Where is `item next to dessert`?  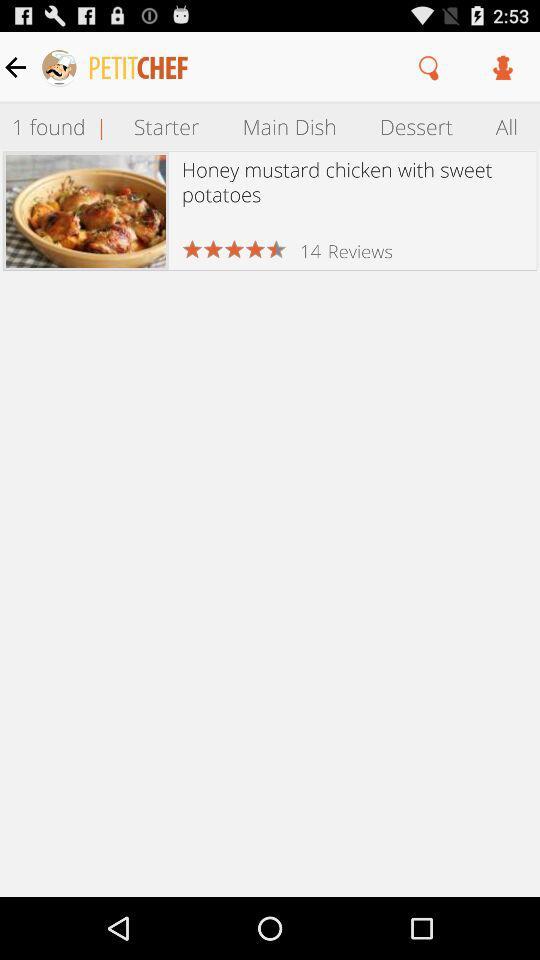
item next to dessert is located at coordinates (507, 125).